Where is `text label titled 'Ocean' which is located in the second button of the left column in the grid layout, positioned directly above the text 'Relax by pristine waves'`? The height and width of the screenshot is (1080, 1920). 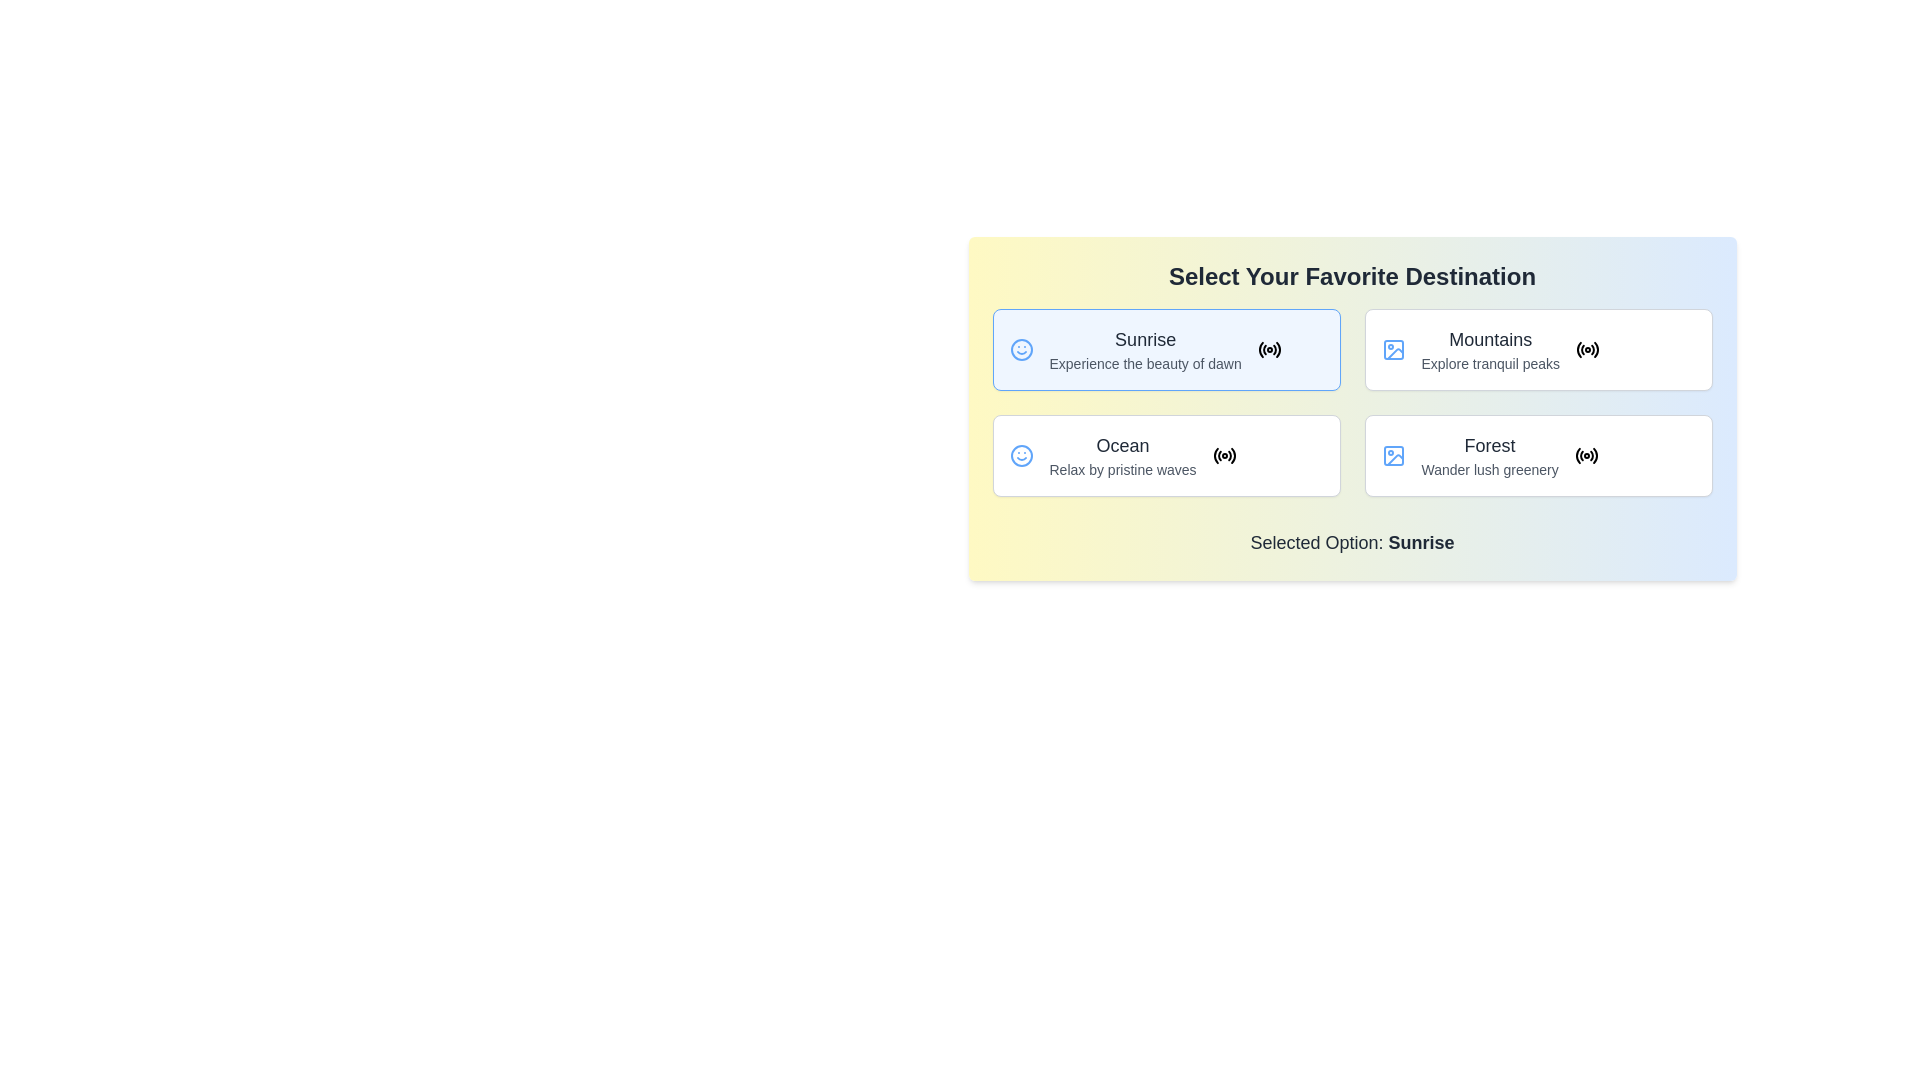
text label titled 'Ocean' which is located in the second button of the left column in the grid layout, positioned directly above the text 'Relax by pristine waves' is located at coordinates (1123, 445).